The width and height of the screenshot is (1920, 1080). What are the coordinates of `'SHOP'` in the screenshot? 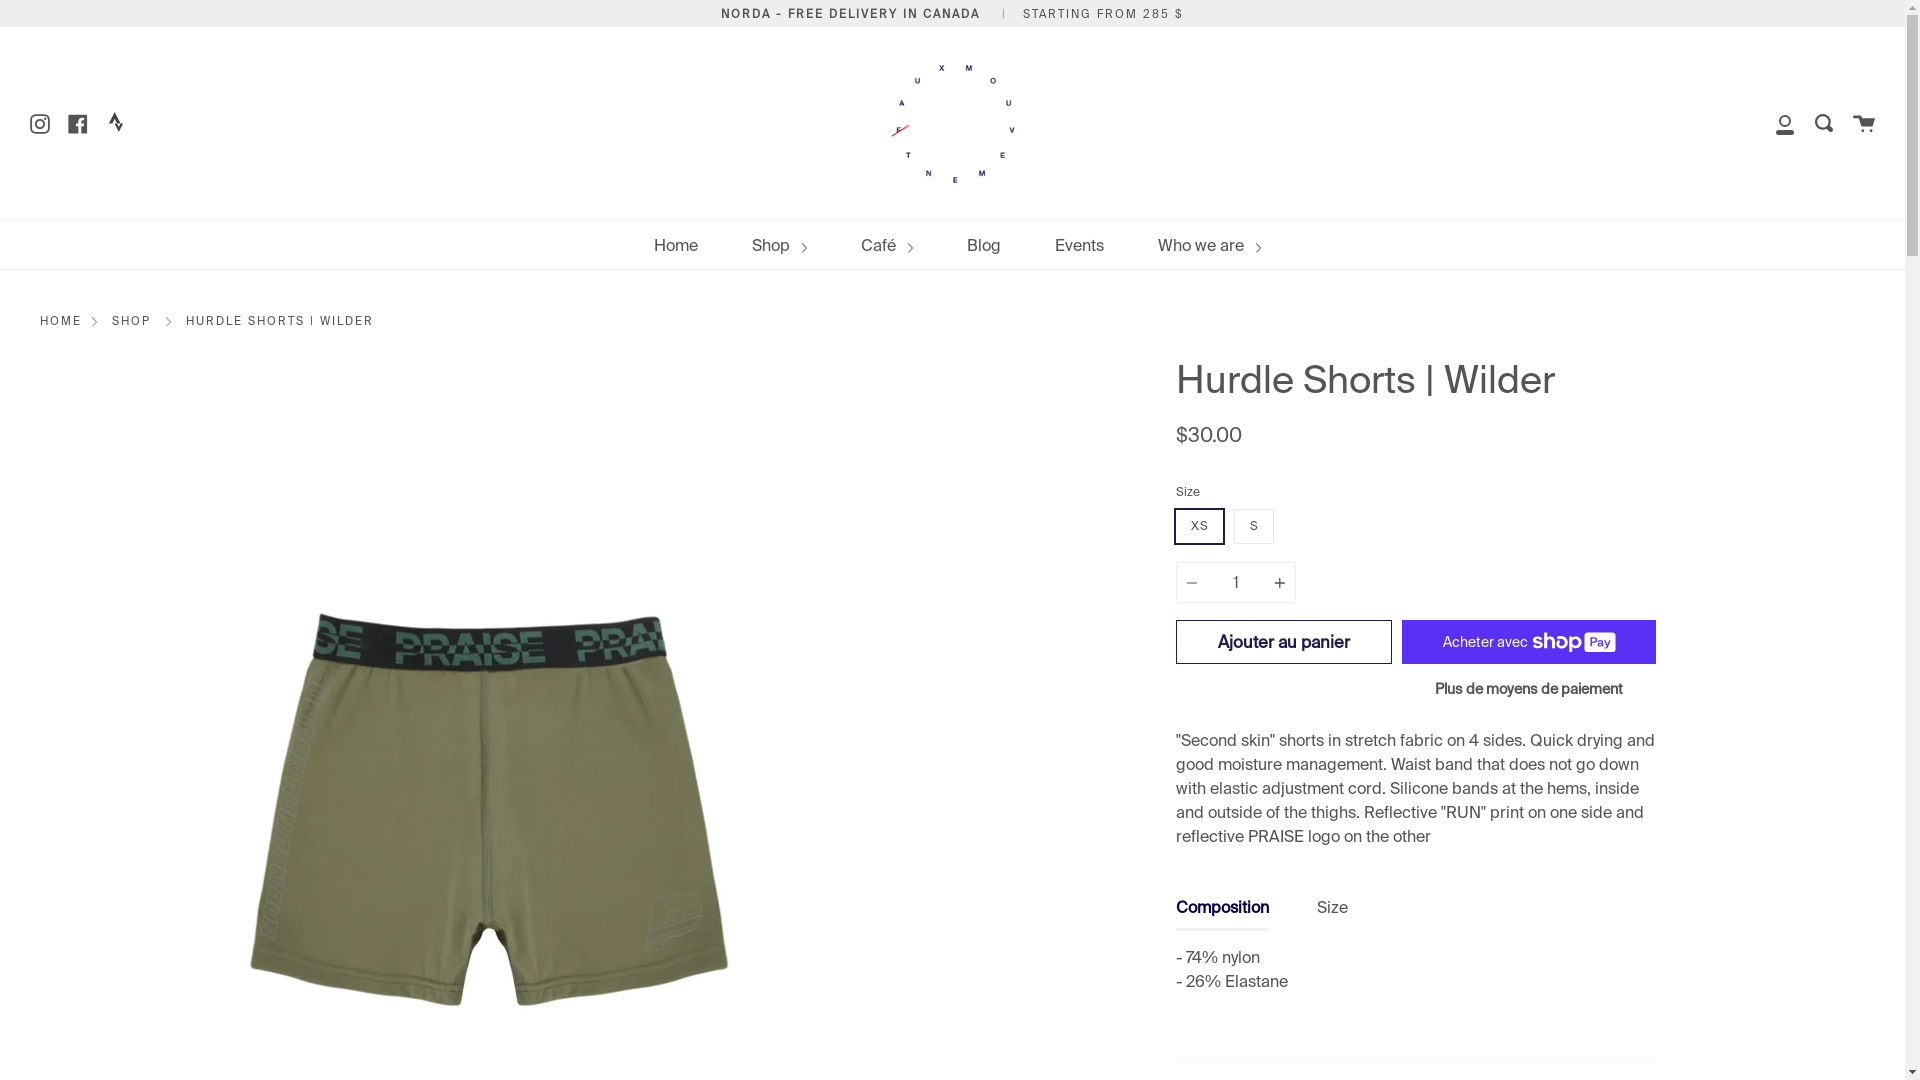 It's located at (130, 320).